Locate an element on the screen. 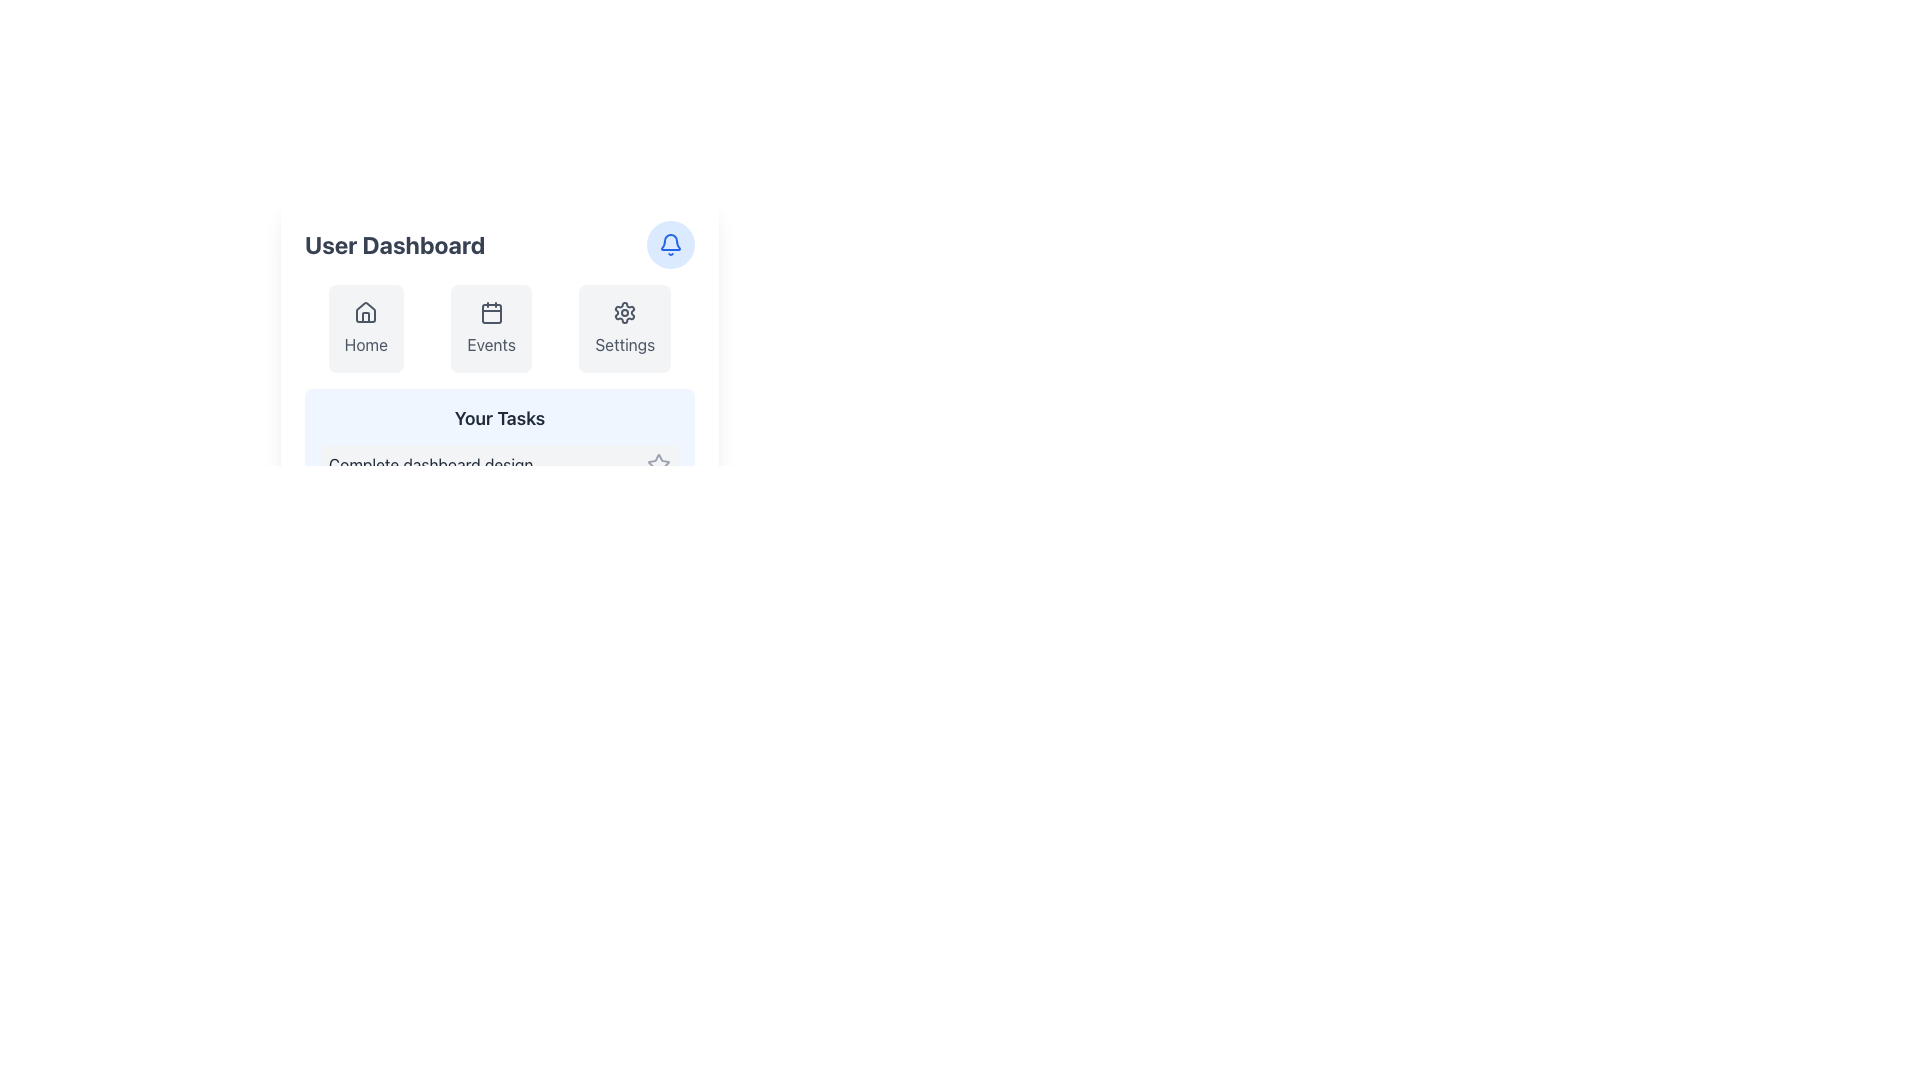 The height and width of the screenshot is (1080, 1920). the star icon located in the bottom-right corner of a task item under the 'Your Tasks' section is located at coordinates (658, 464).